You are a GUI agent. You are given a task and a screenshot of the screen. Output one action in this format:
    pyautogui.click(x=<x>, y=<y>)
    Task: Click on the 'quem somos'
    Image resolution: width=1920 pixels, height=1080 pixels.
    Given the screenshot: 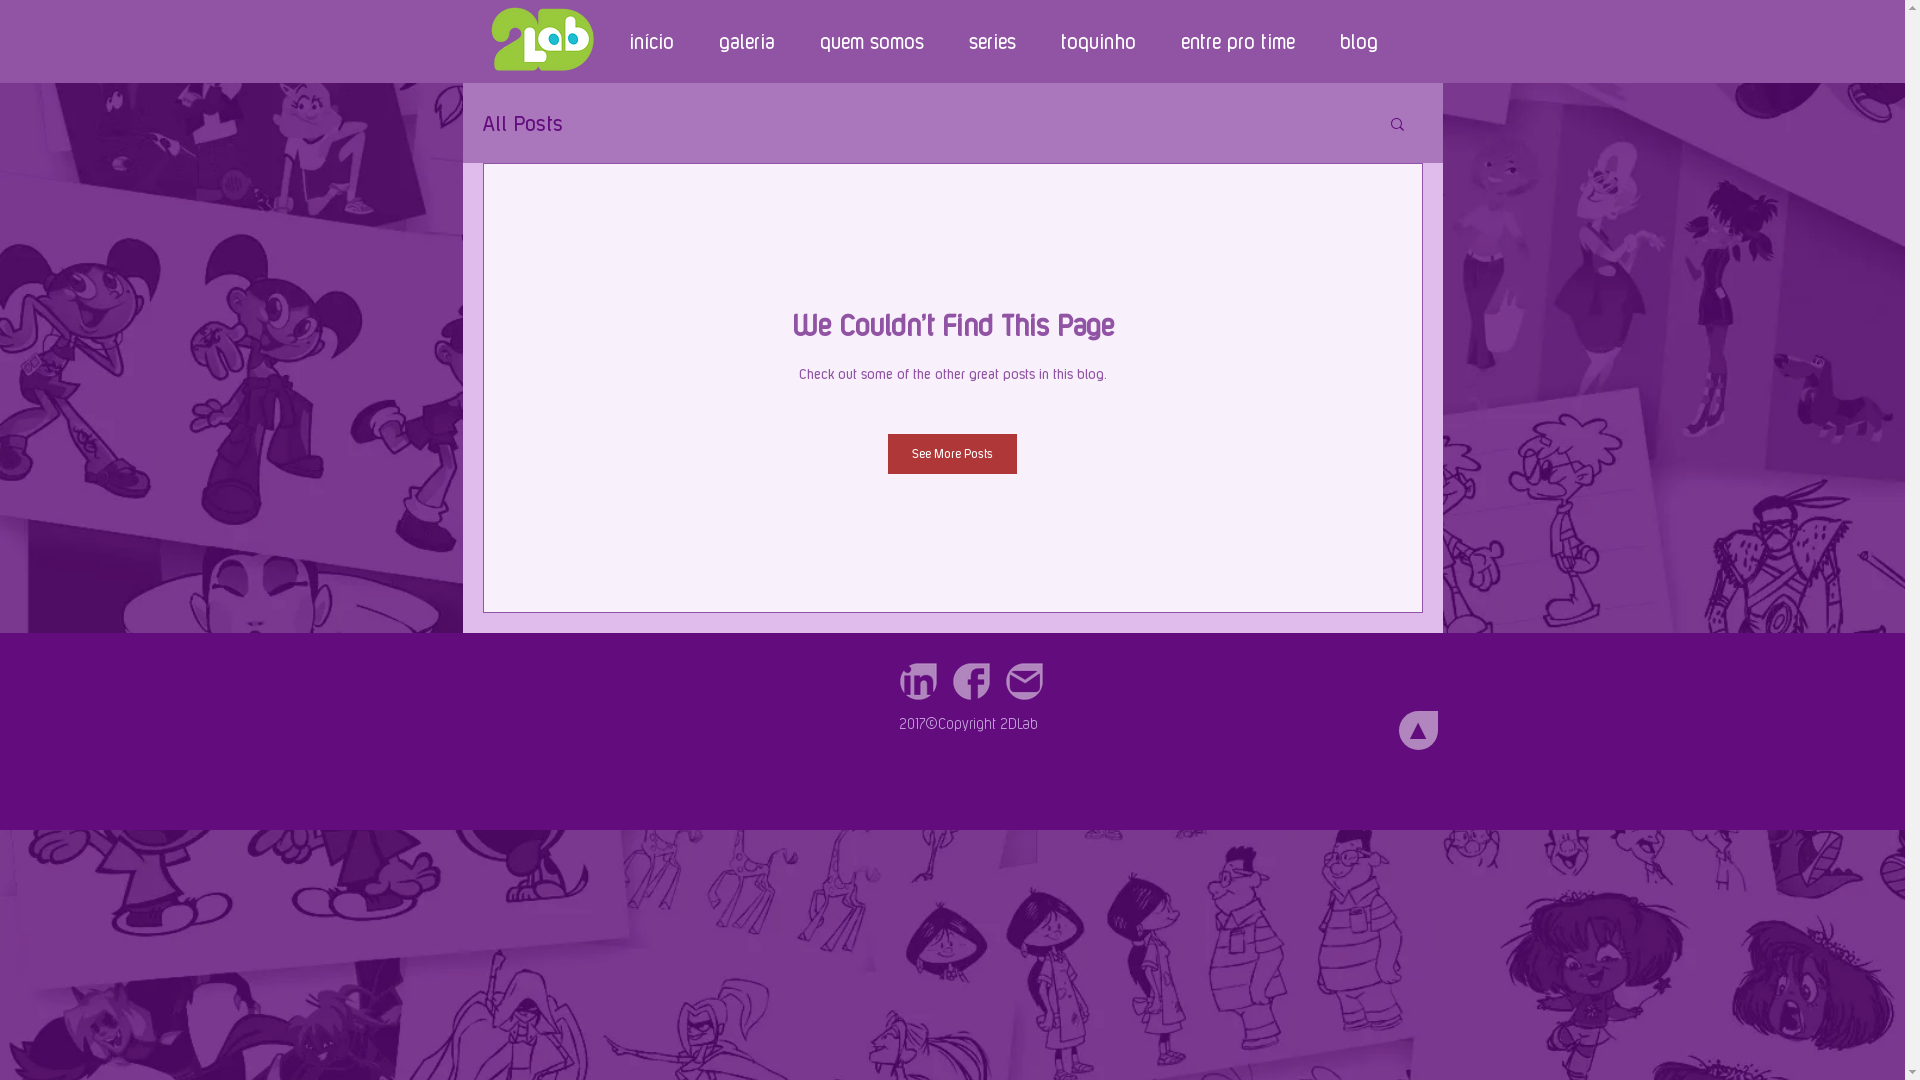 What is the action you would take?
    pyautogui.click(x=870, y=41)
    